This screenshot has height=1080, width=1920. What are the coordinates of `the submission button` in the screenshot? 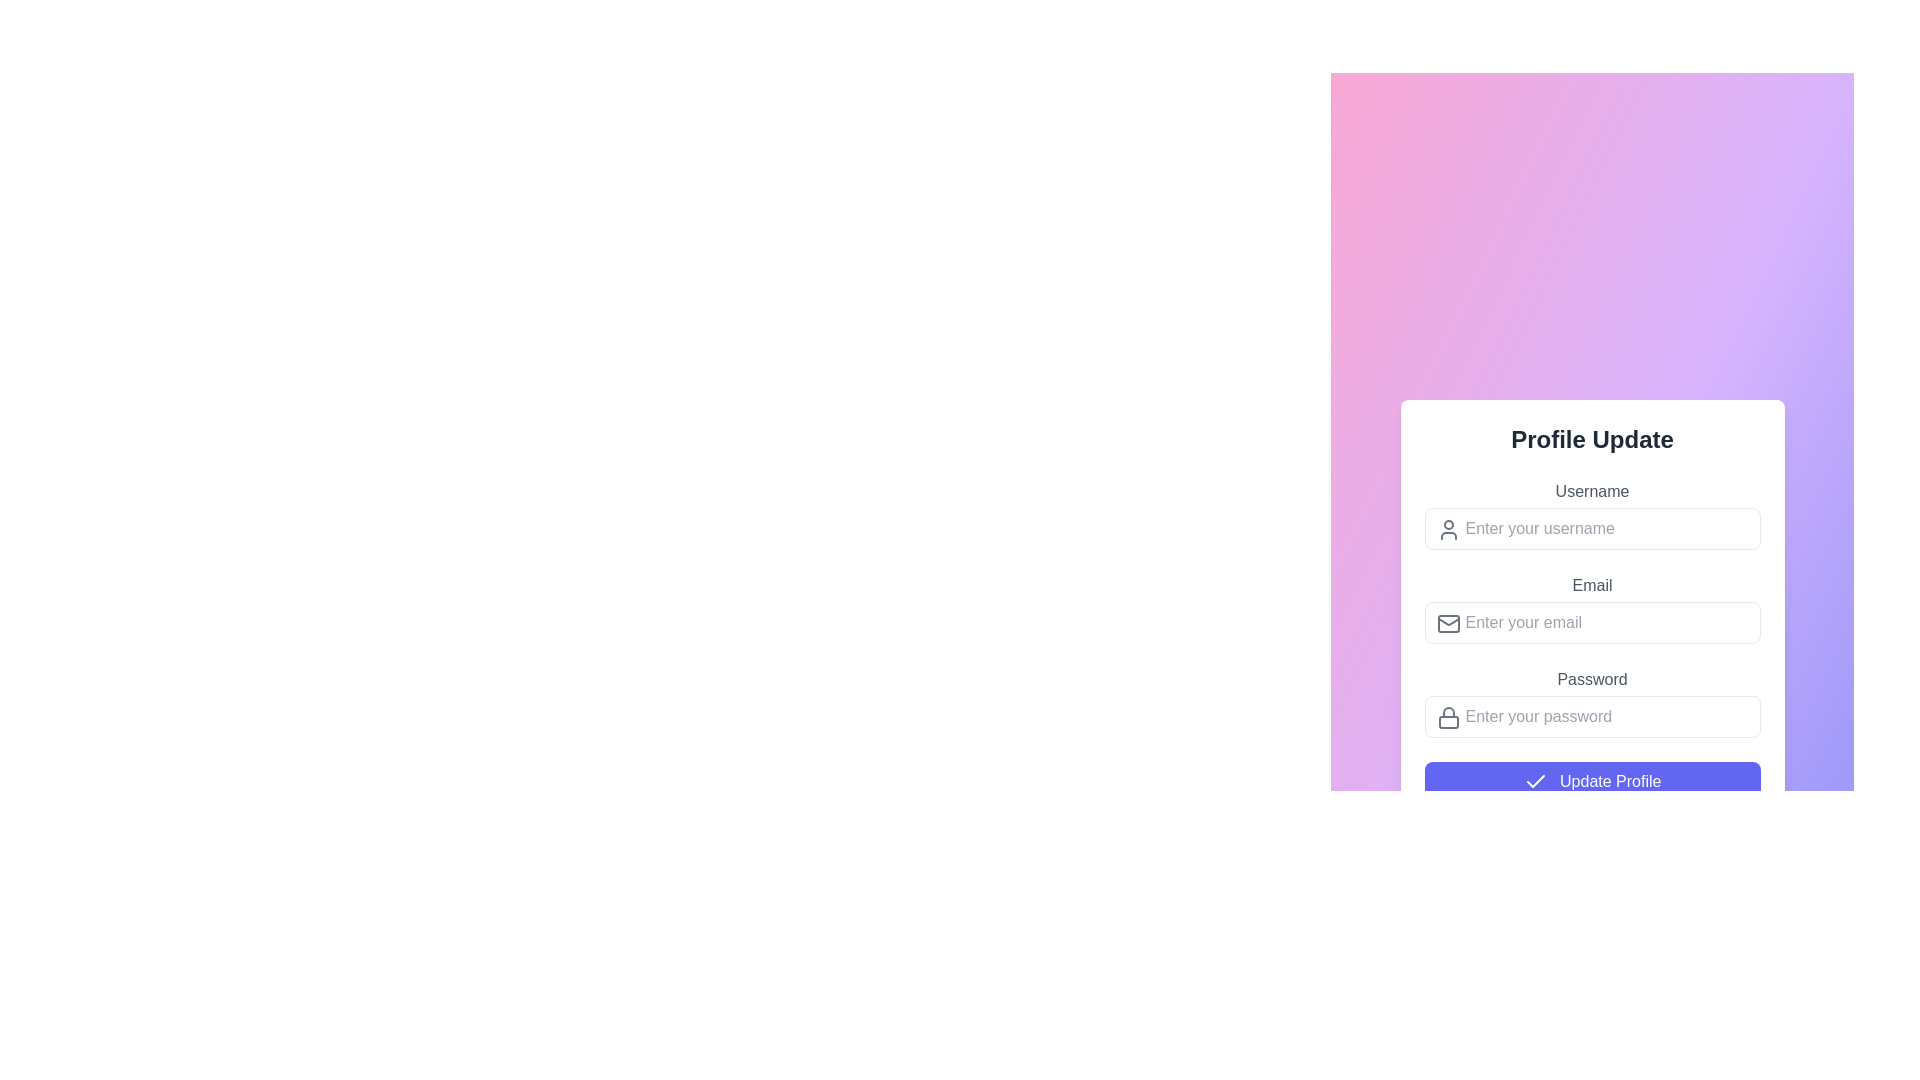 It's located at (1591, 781).